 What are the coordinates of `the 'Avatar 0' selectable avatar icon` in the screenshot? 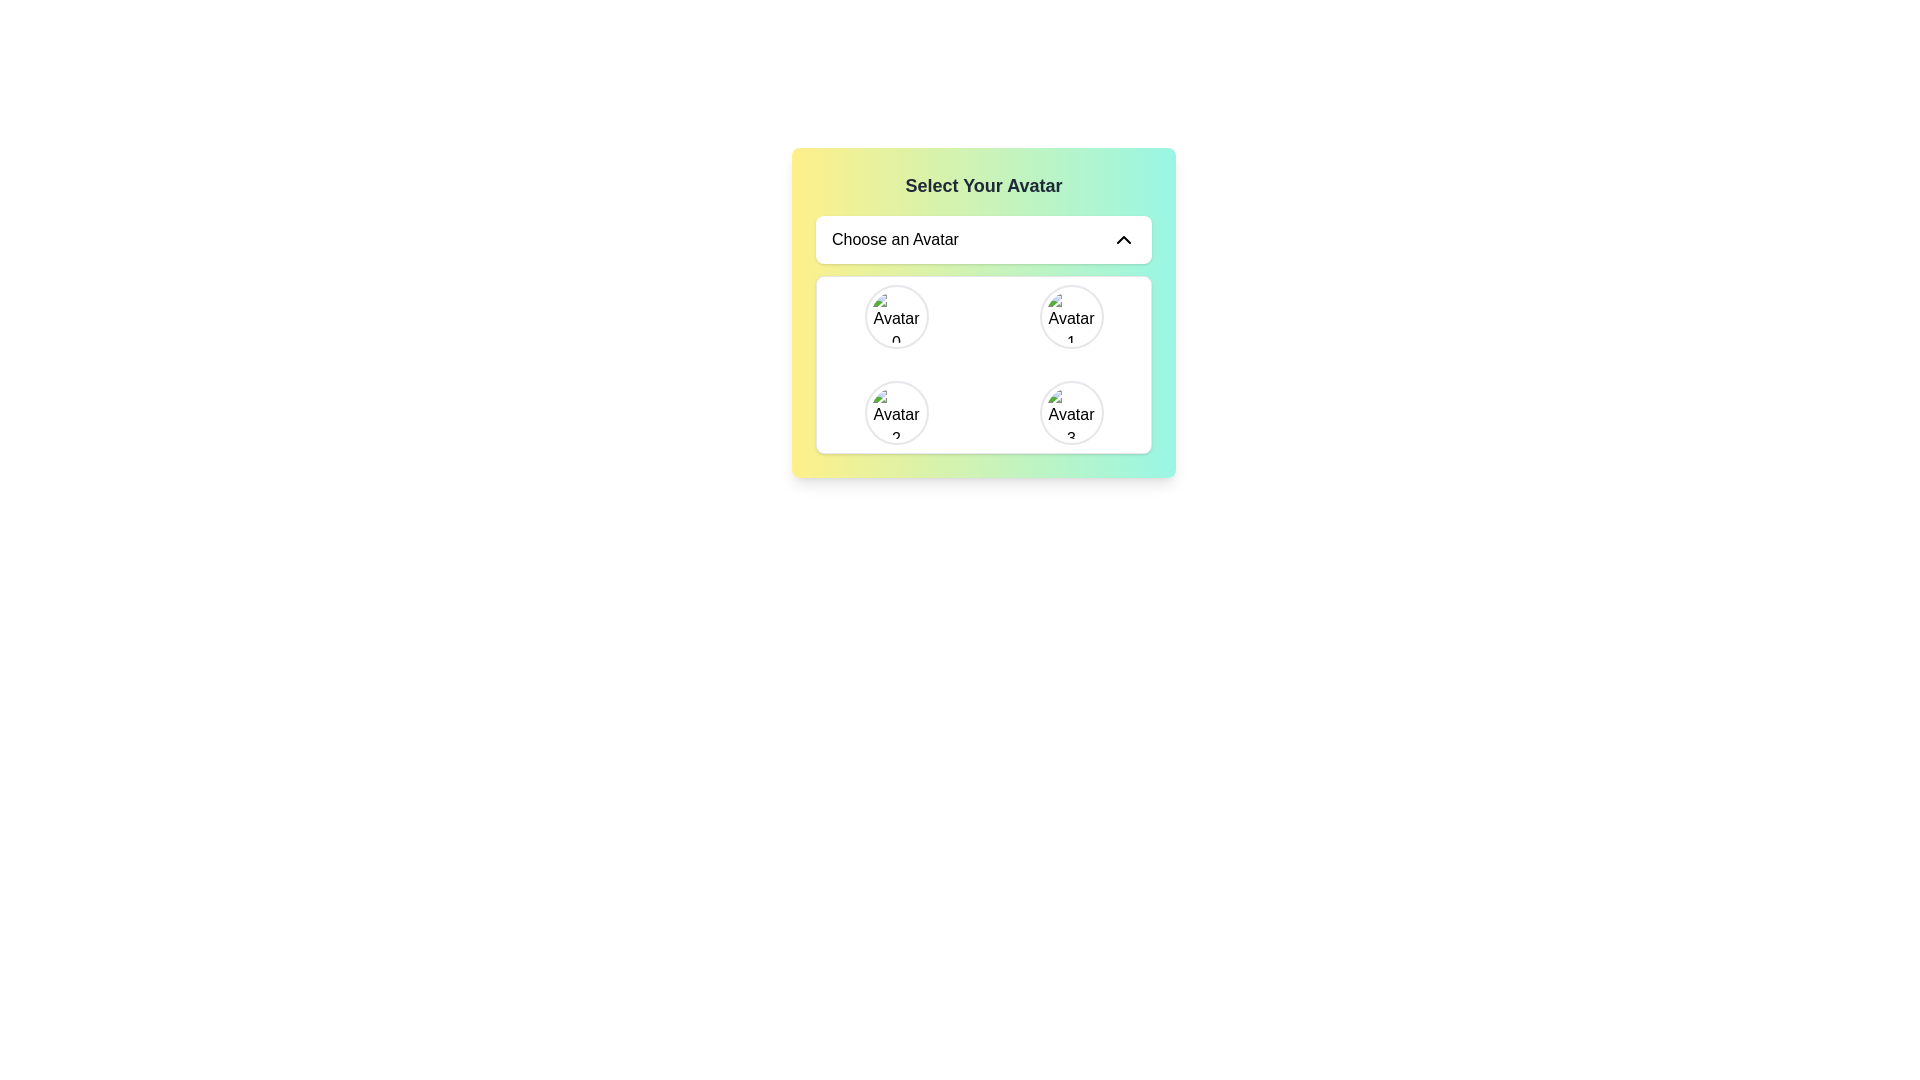 It's located at (895, 315).